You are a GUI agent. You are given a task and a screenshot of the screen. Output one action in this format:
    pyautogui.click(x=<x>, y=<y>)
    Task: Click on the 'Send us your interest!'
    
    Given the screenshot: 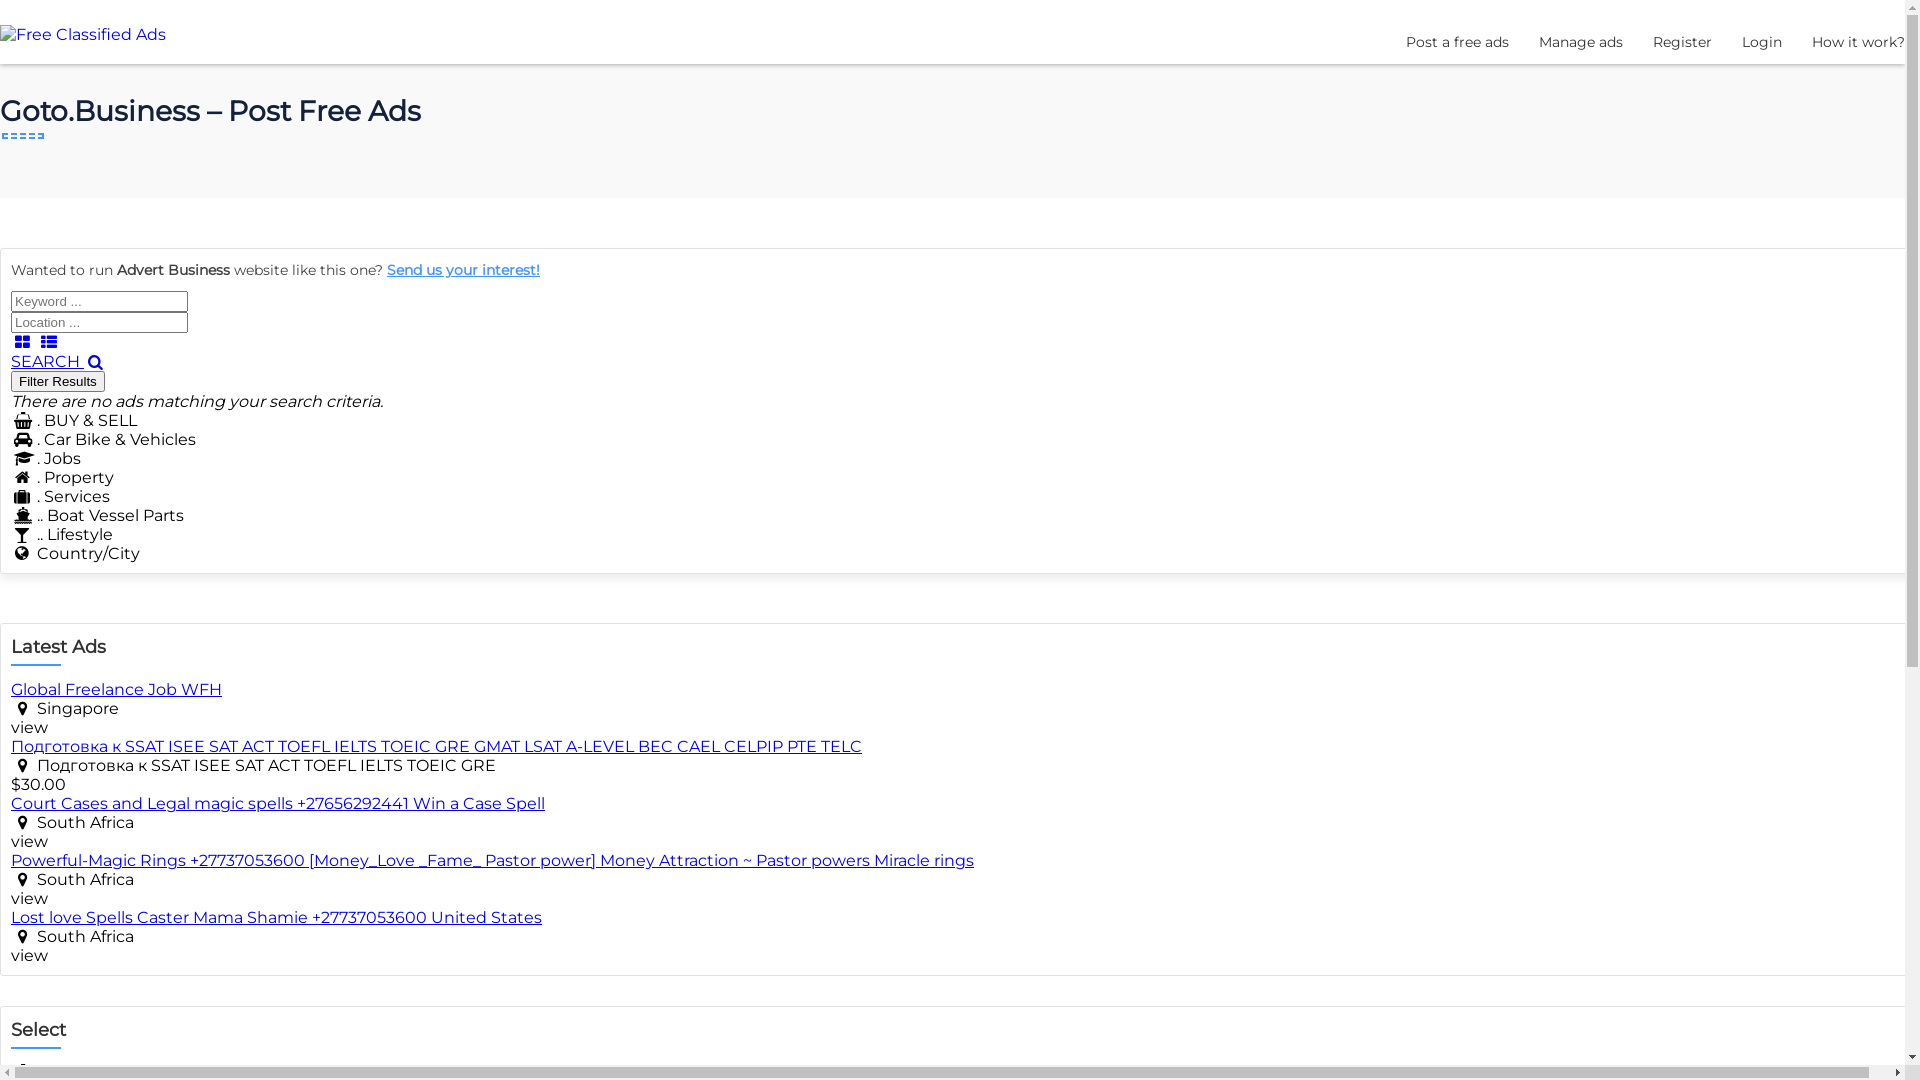 What is the action you would take?
    pyautogui.click(x=462, y=270)
    